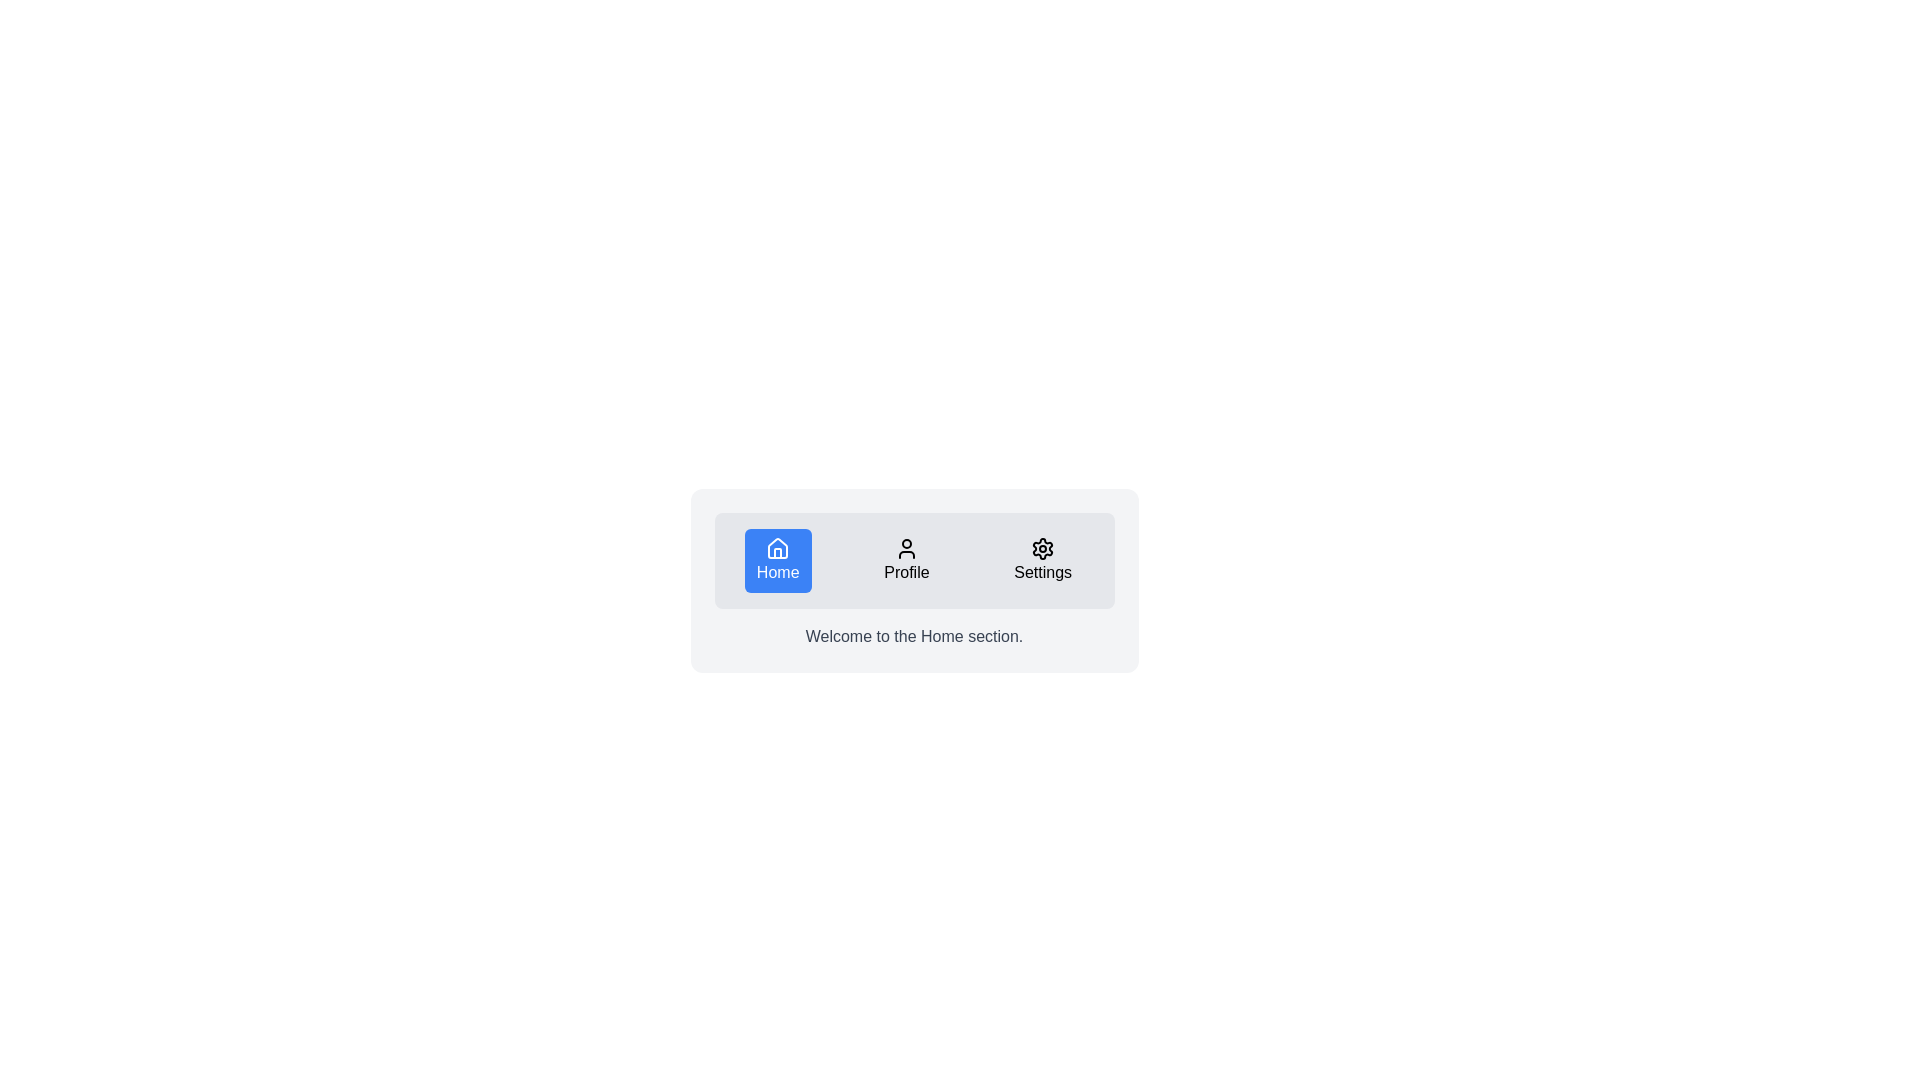 This screenshot has height=1080, width=1920. Describe the element at coordinates (905, 560) in the screenshot. I see `the 'Profile' button, which is the second button in a set of three` at that location.